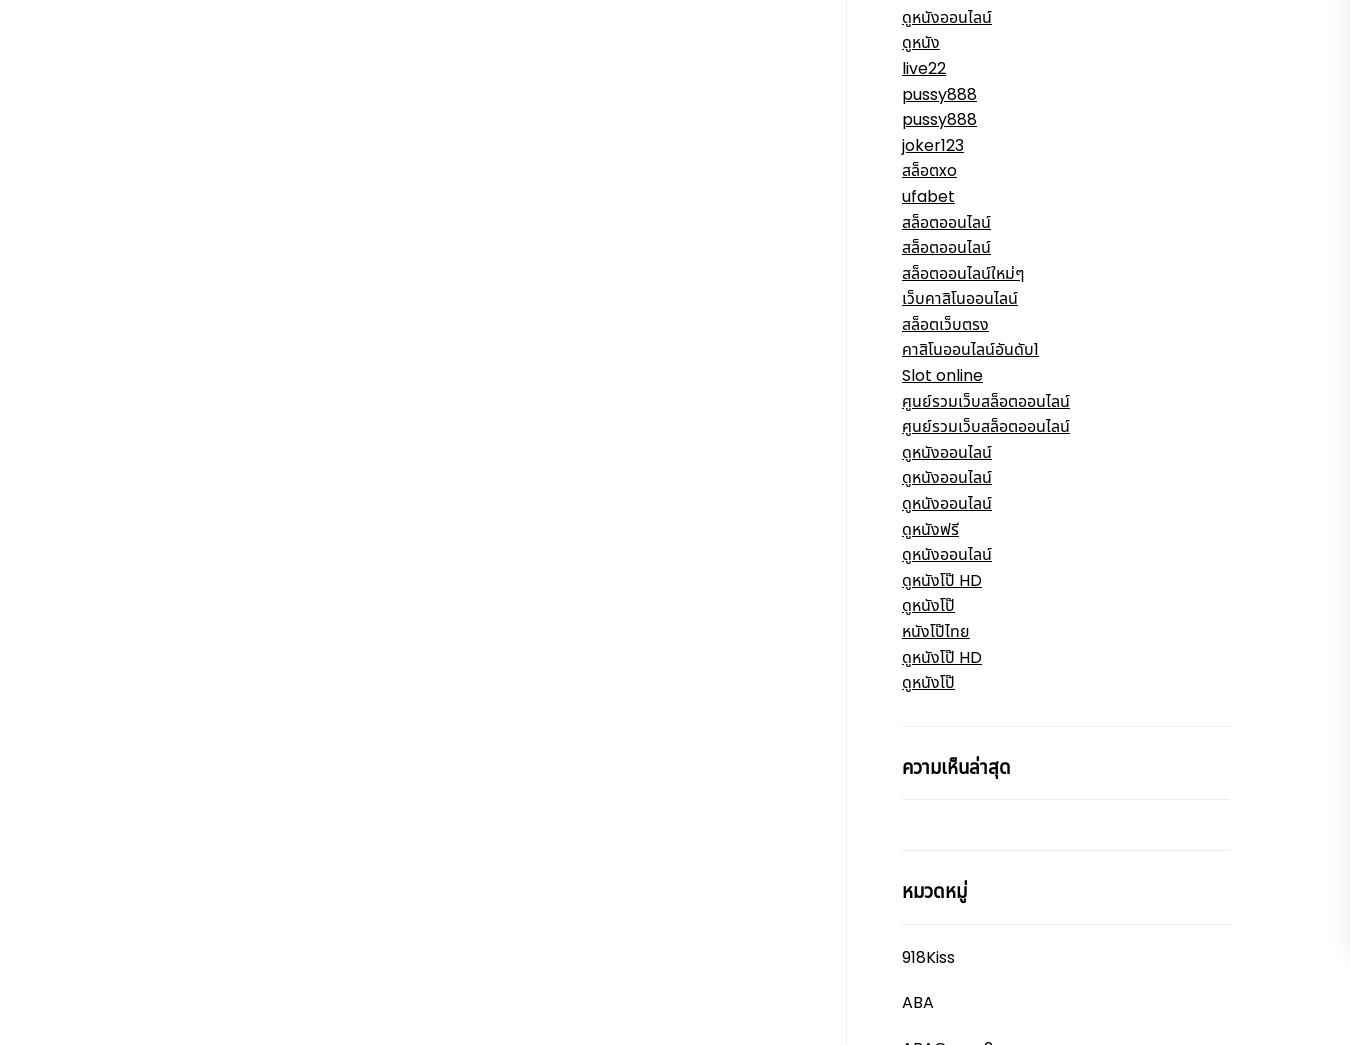 This screenshot has width=1350, height=1045. What do you see at coordinates (900, 169) in the screenshot?
I see `'สล็อตxo'` at bounding box center [900, 169].